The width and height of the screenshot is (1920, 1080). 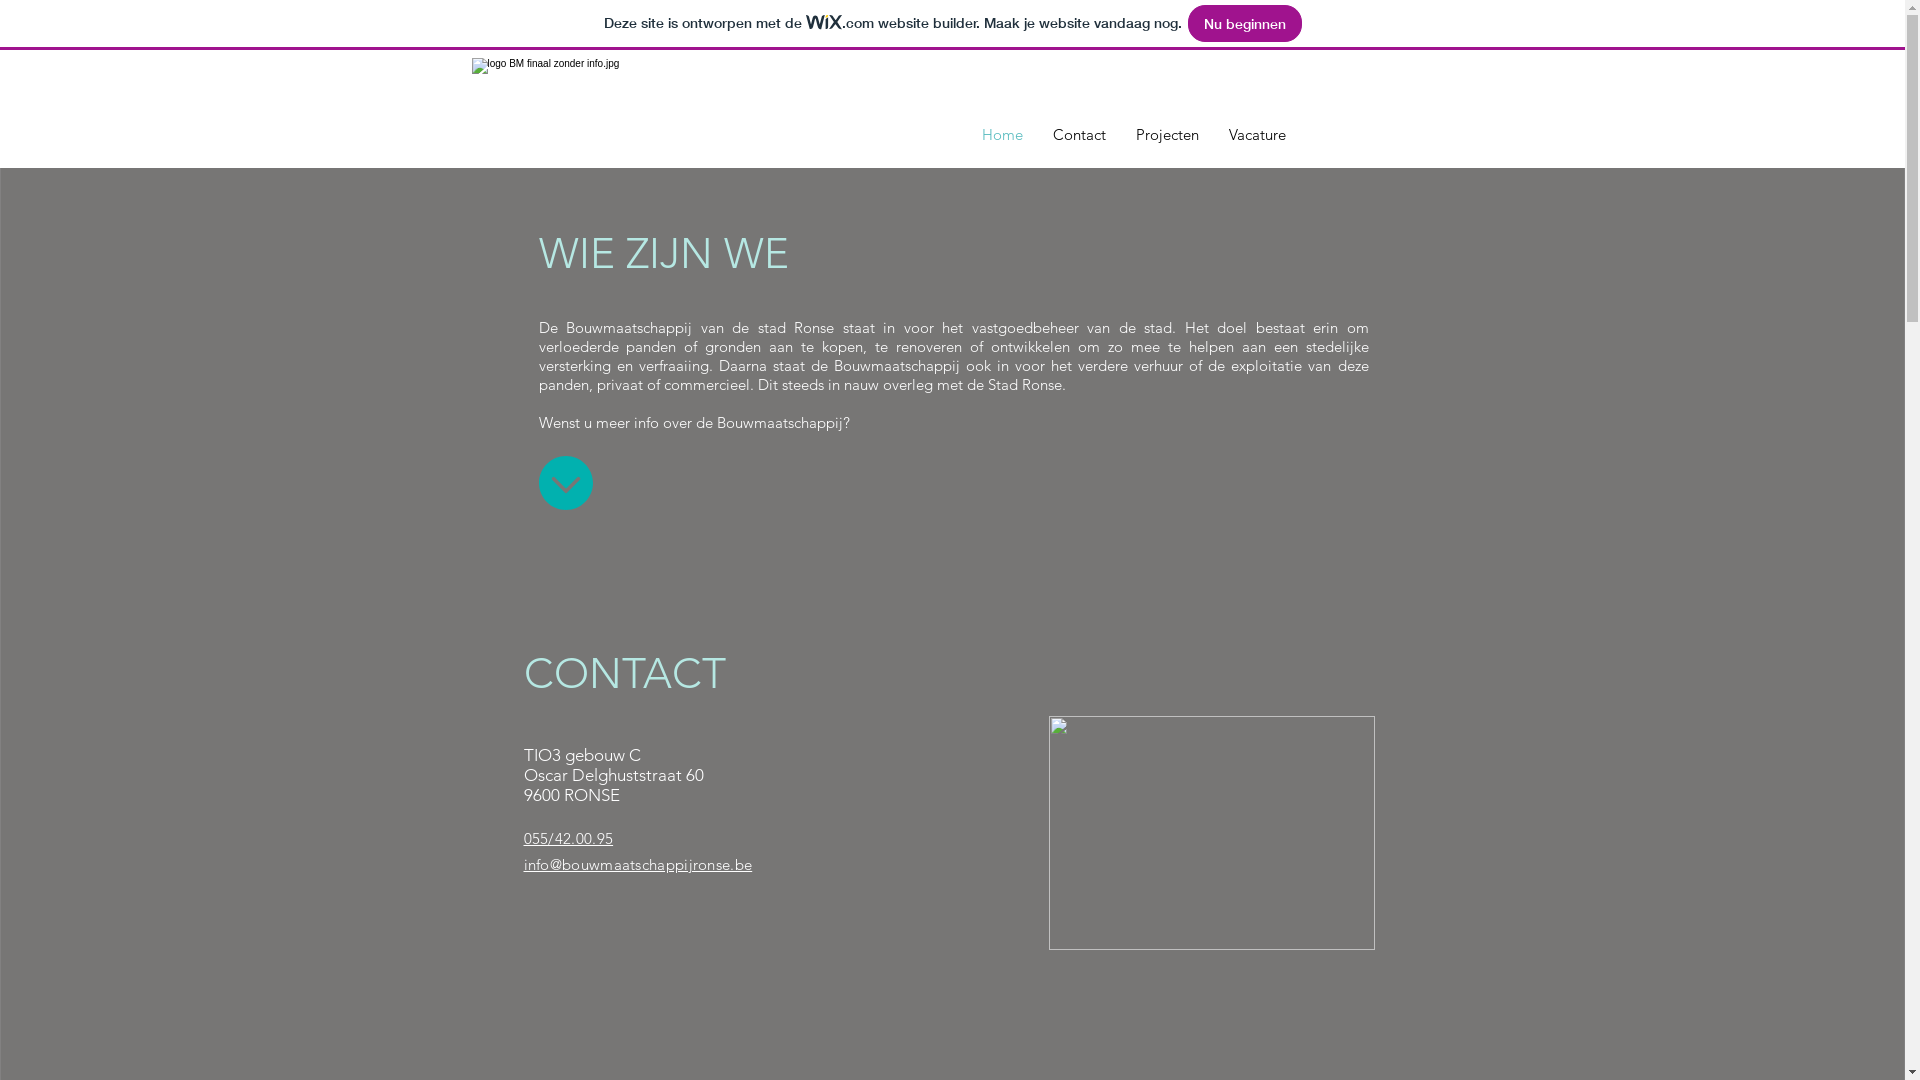 I want to click on 'Contact', so click(x=1078, y=135).